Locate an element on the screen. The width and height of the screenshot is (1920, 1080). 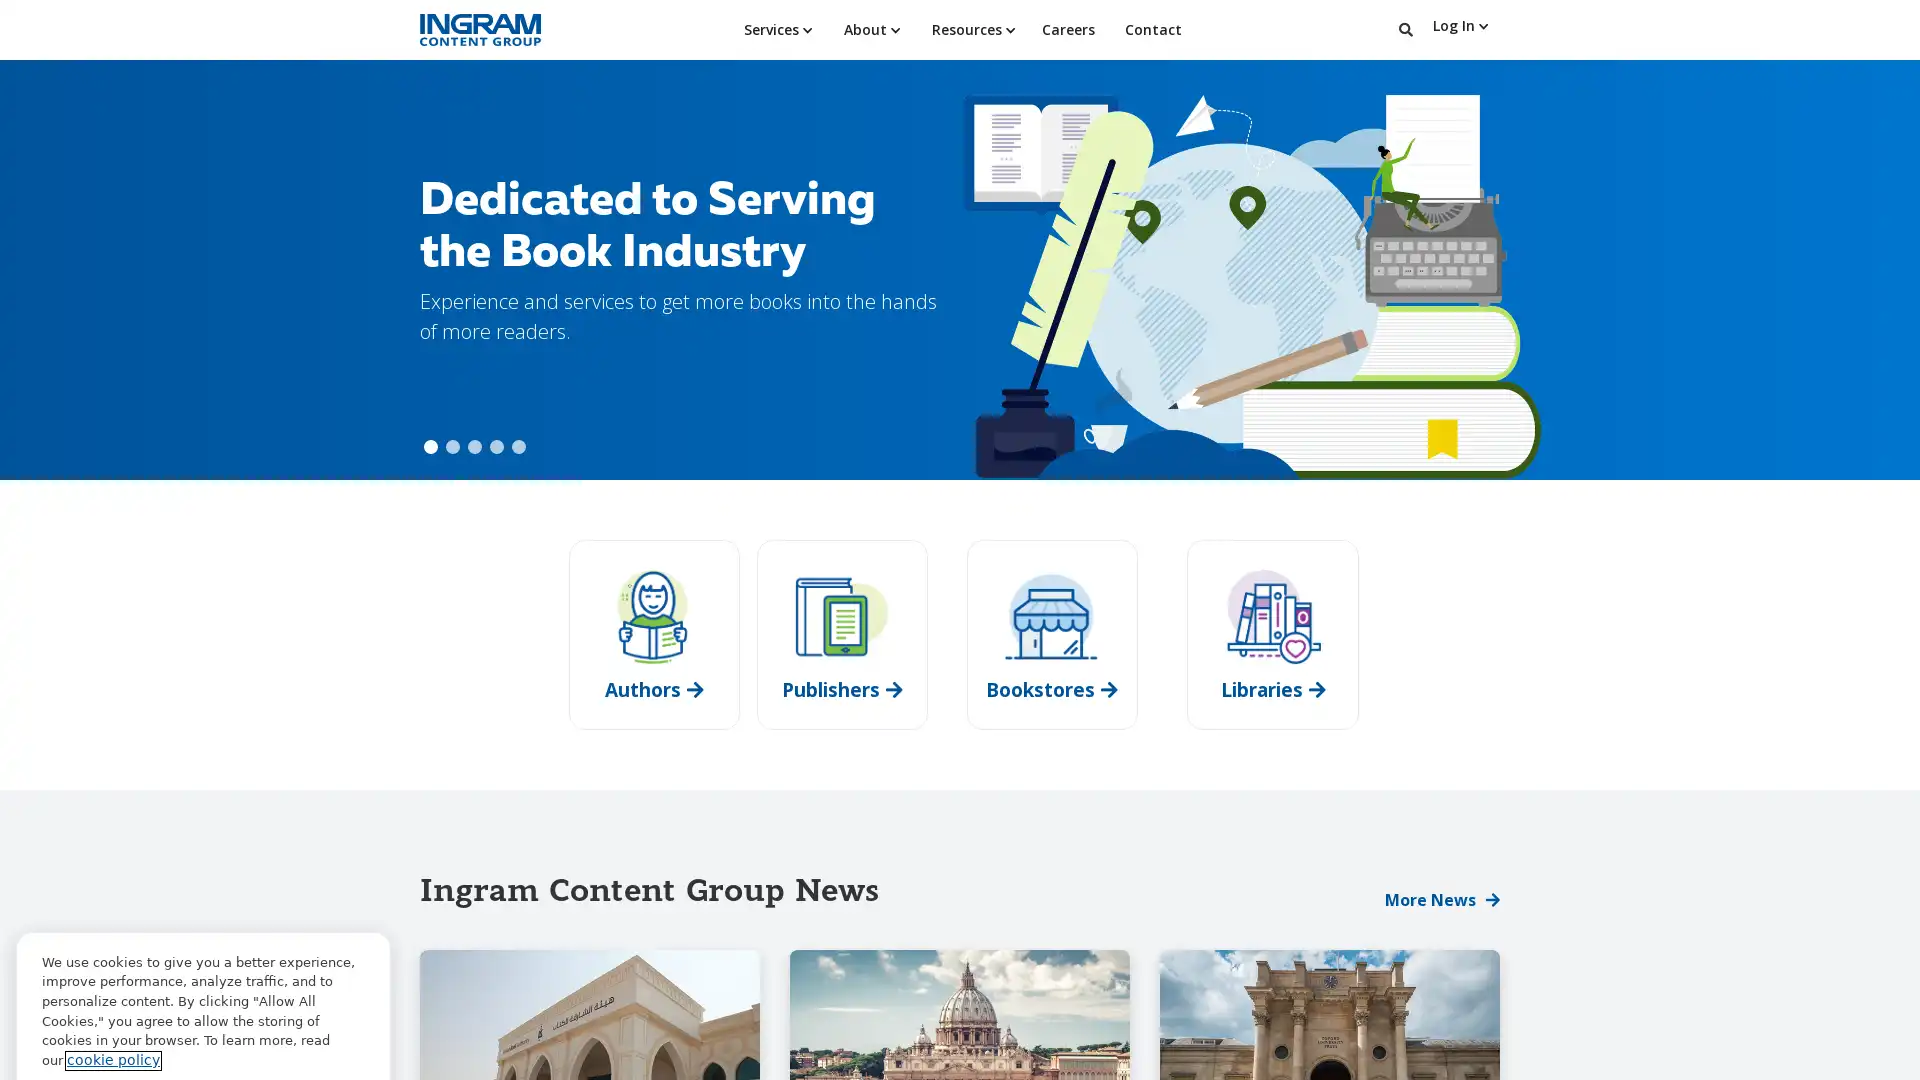
Cookie Preferences is located at coordinates (203, 1026).